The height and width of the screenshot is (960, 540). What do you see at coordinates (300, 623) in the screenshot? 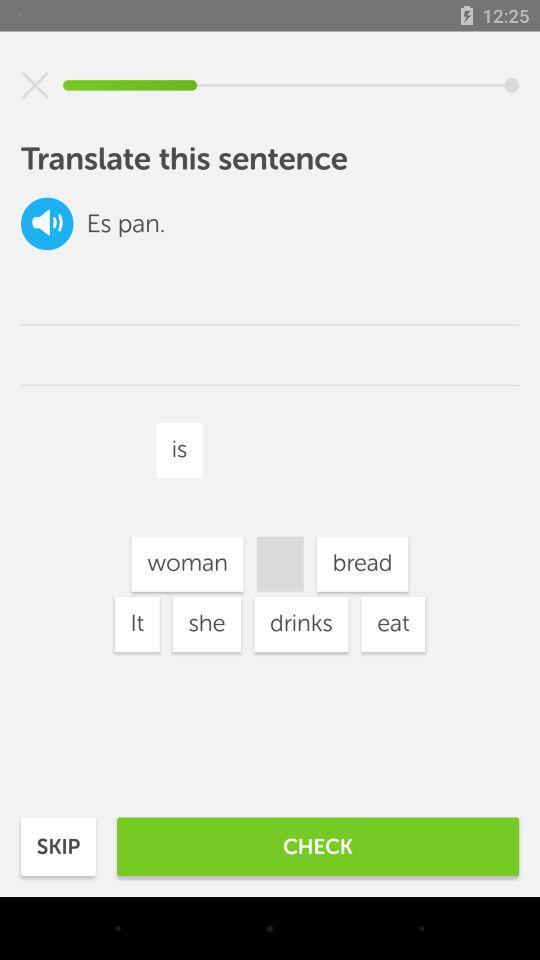
I see `the icon below the is icon` at bounding box center [300, 623].